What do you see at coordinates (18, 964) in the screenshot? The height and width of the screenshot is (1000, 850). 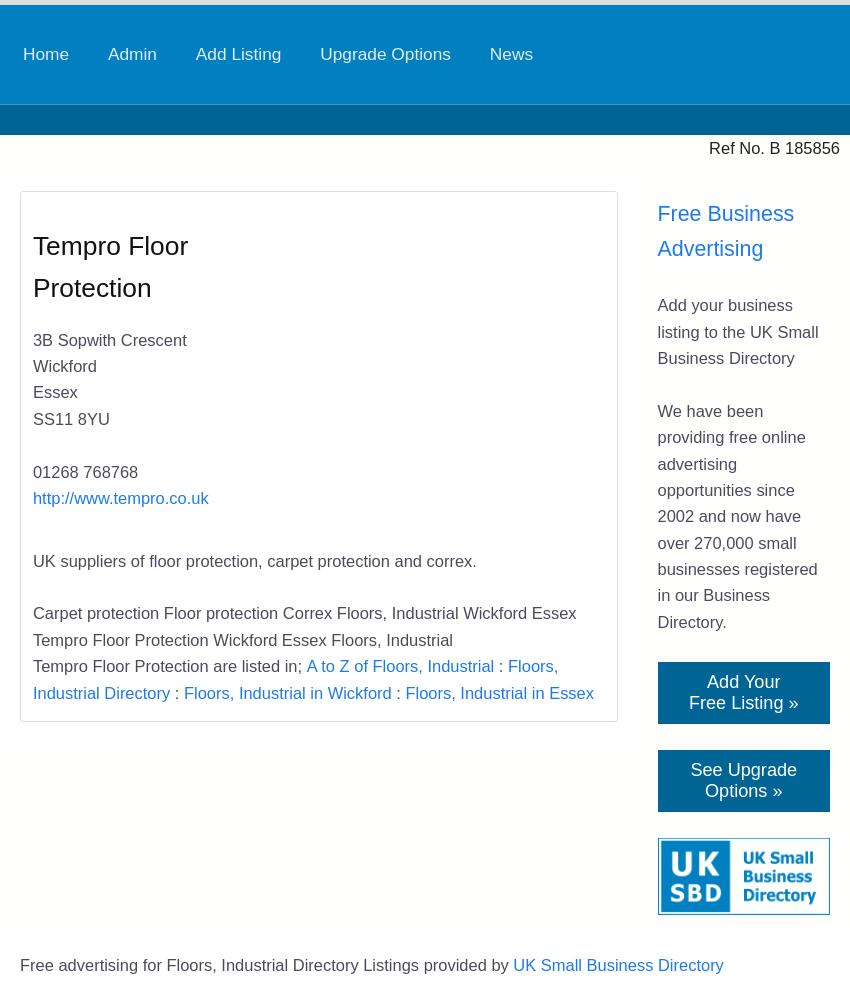 I see `'Free advertising for Floors, Industrial Directory Listings provided by'` at bounding box center [18, 964].